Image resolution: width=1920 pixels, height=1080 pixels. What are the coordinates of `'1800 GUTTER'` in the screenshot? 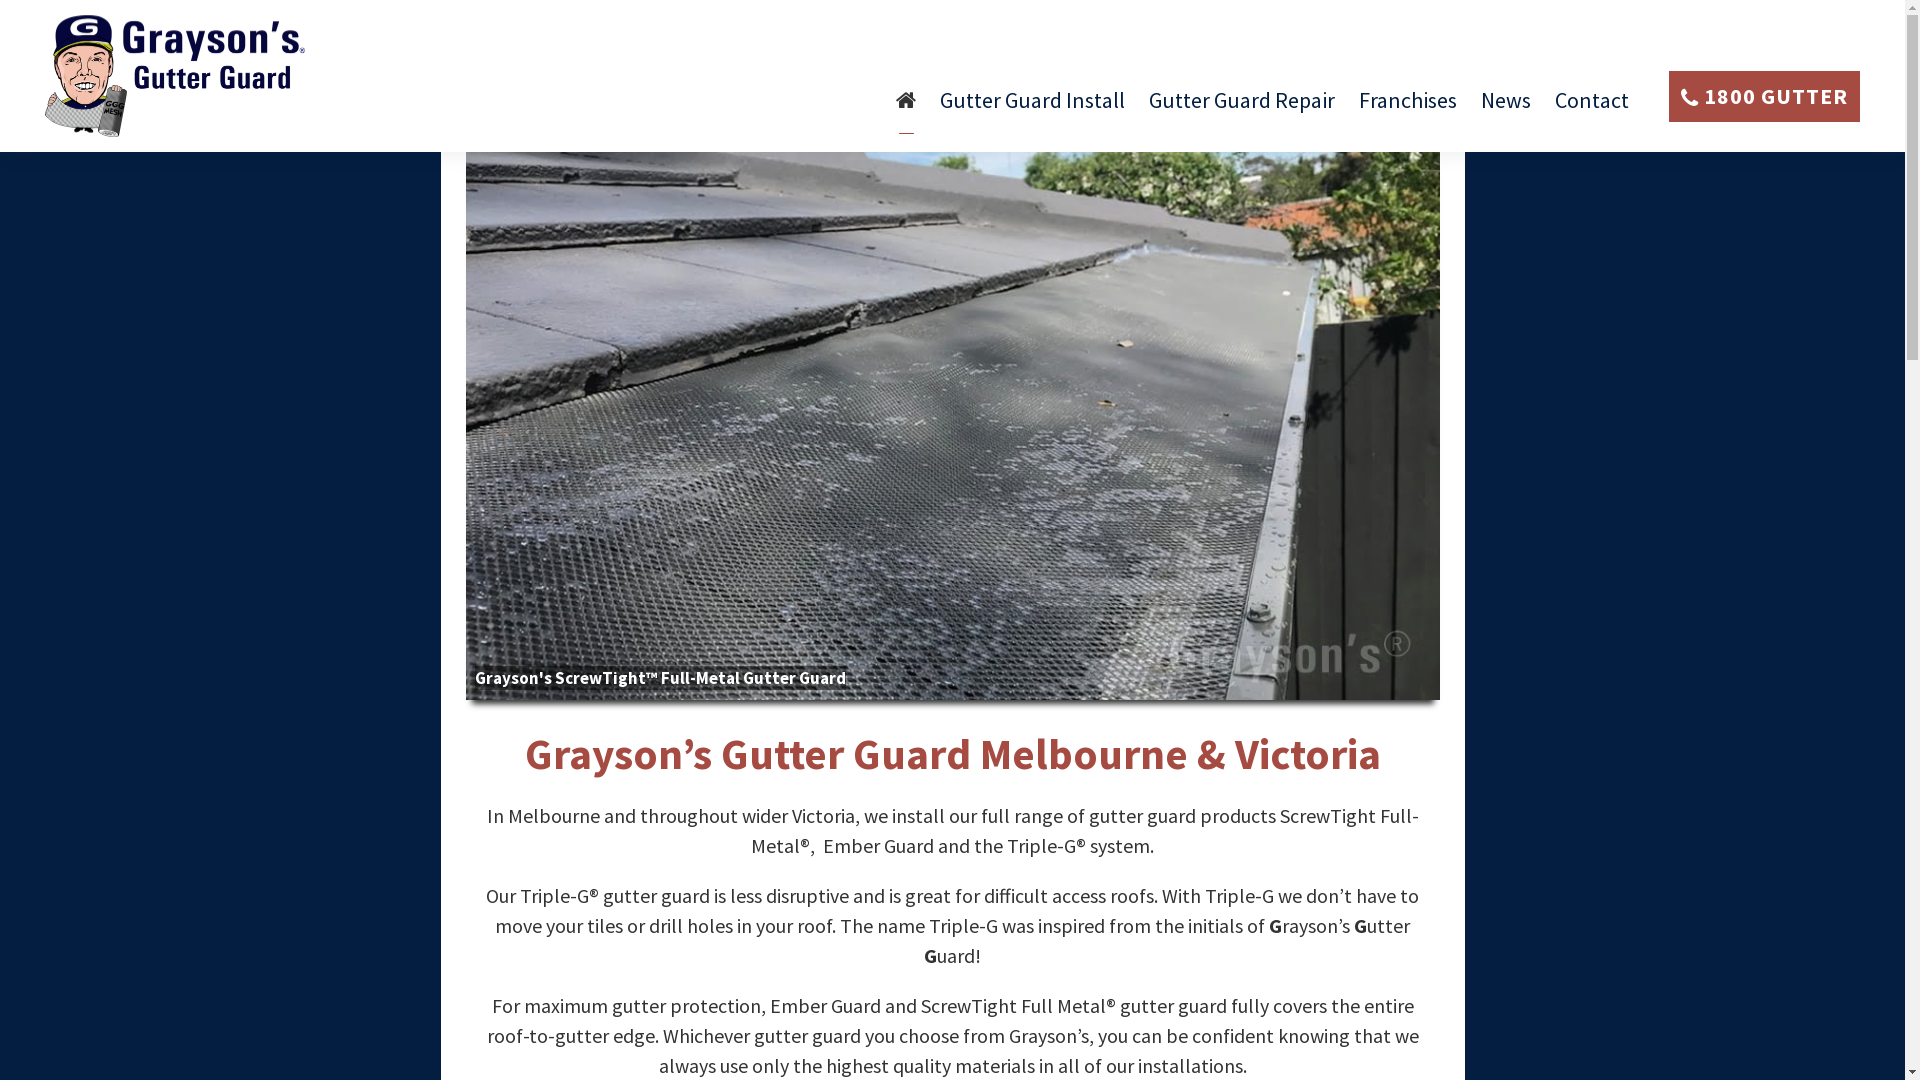 It's located at (1764, 96).